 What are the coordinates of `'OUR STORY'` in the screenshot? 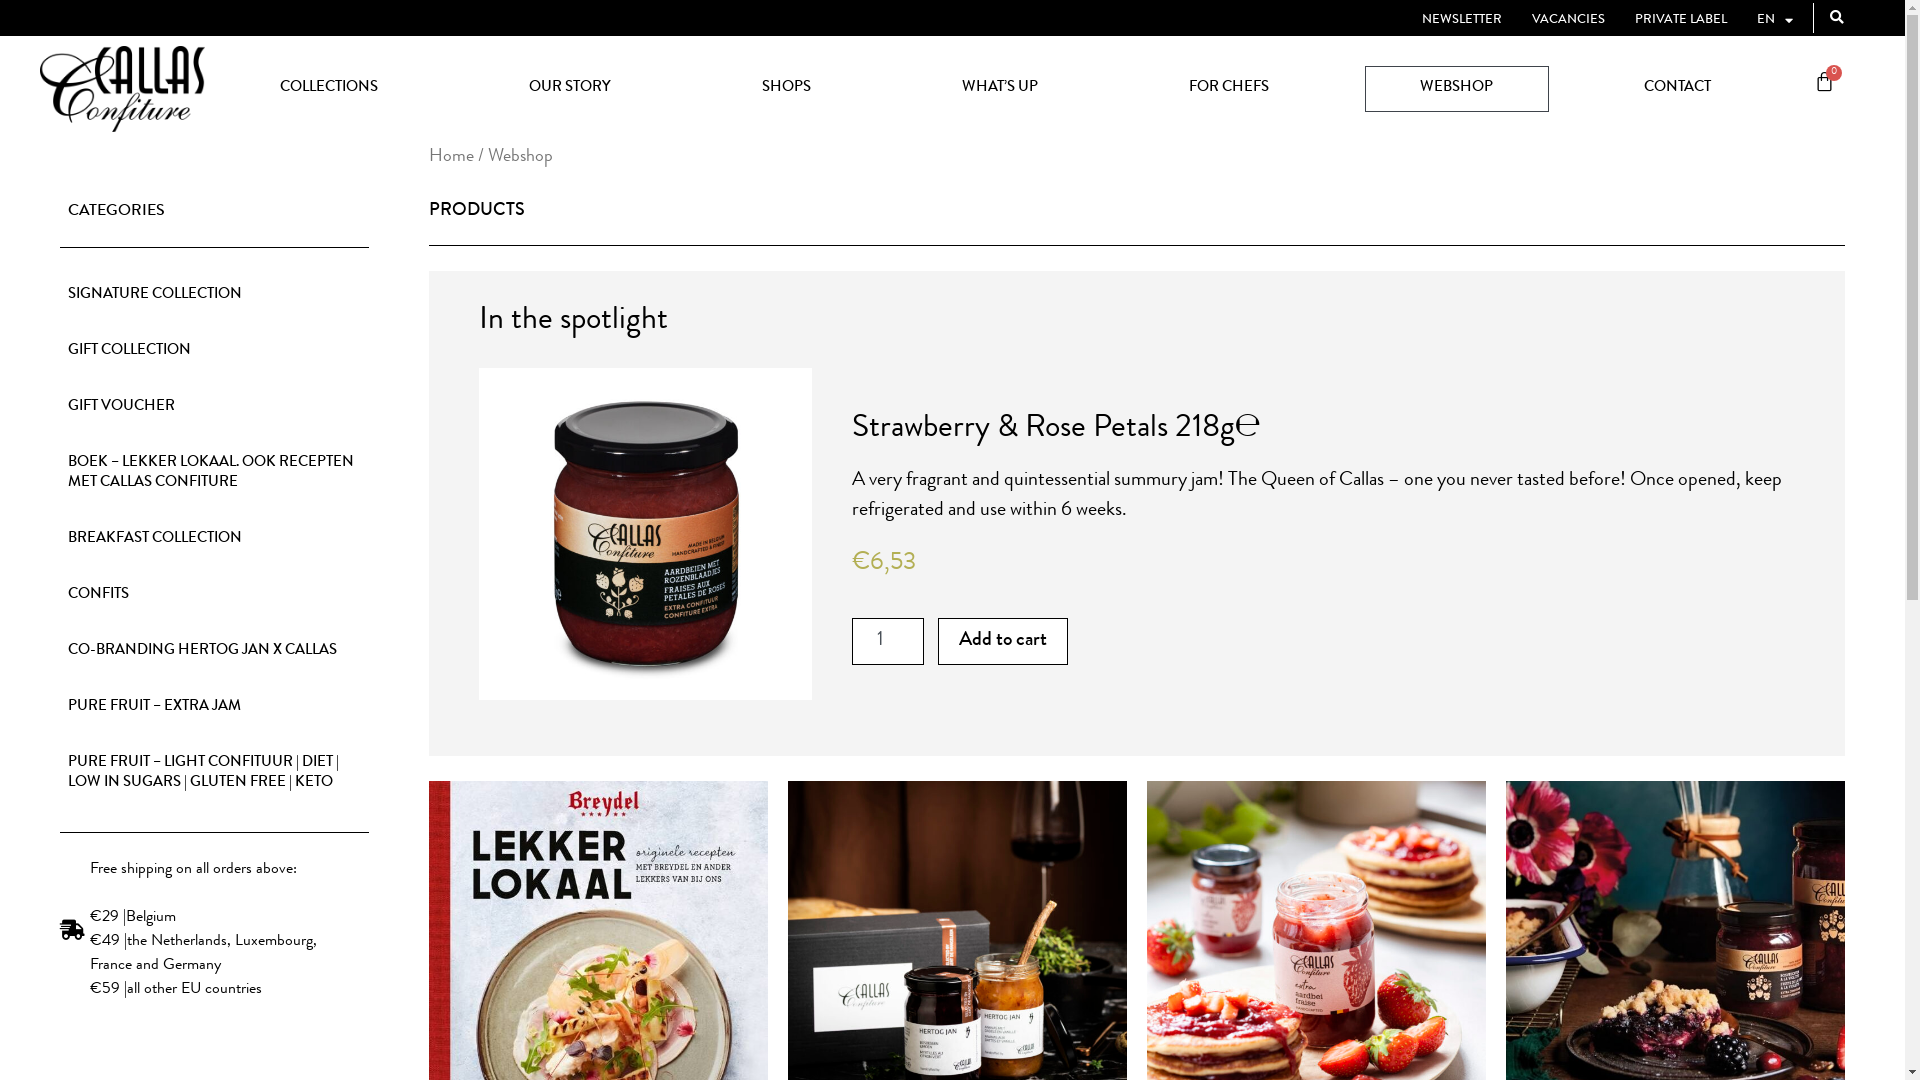 It's located at (473, 87).